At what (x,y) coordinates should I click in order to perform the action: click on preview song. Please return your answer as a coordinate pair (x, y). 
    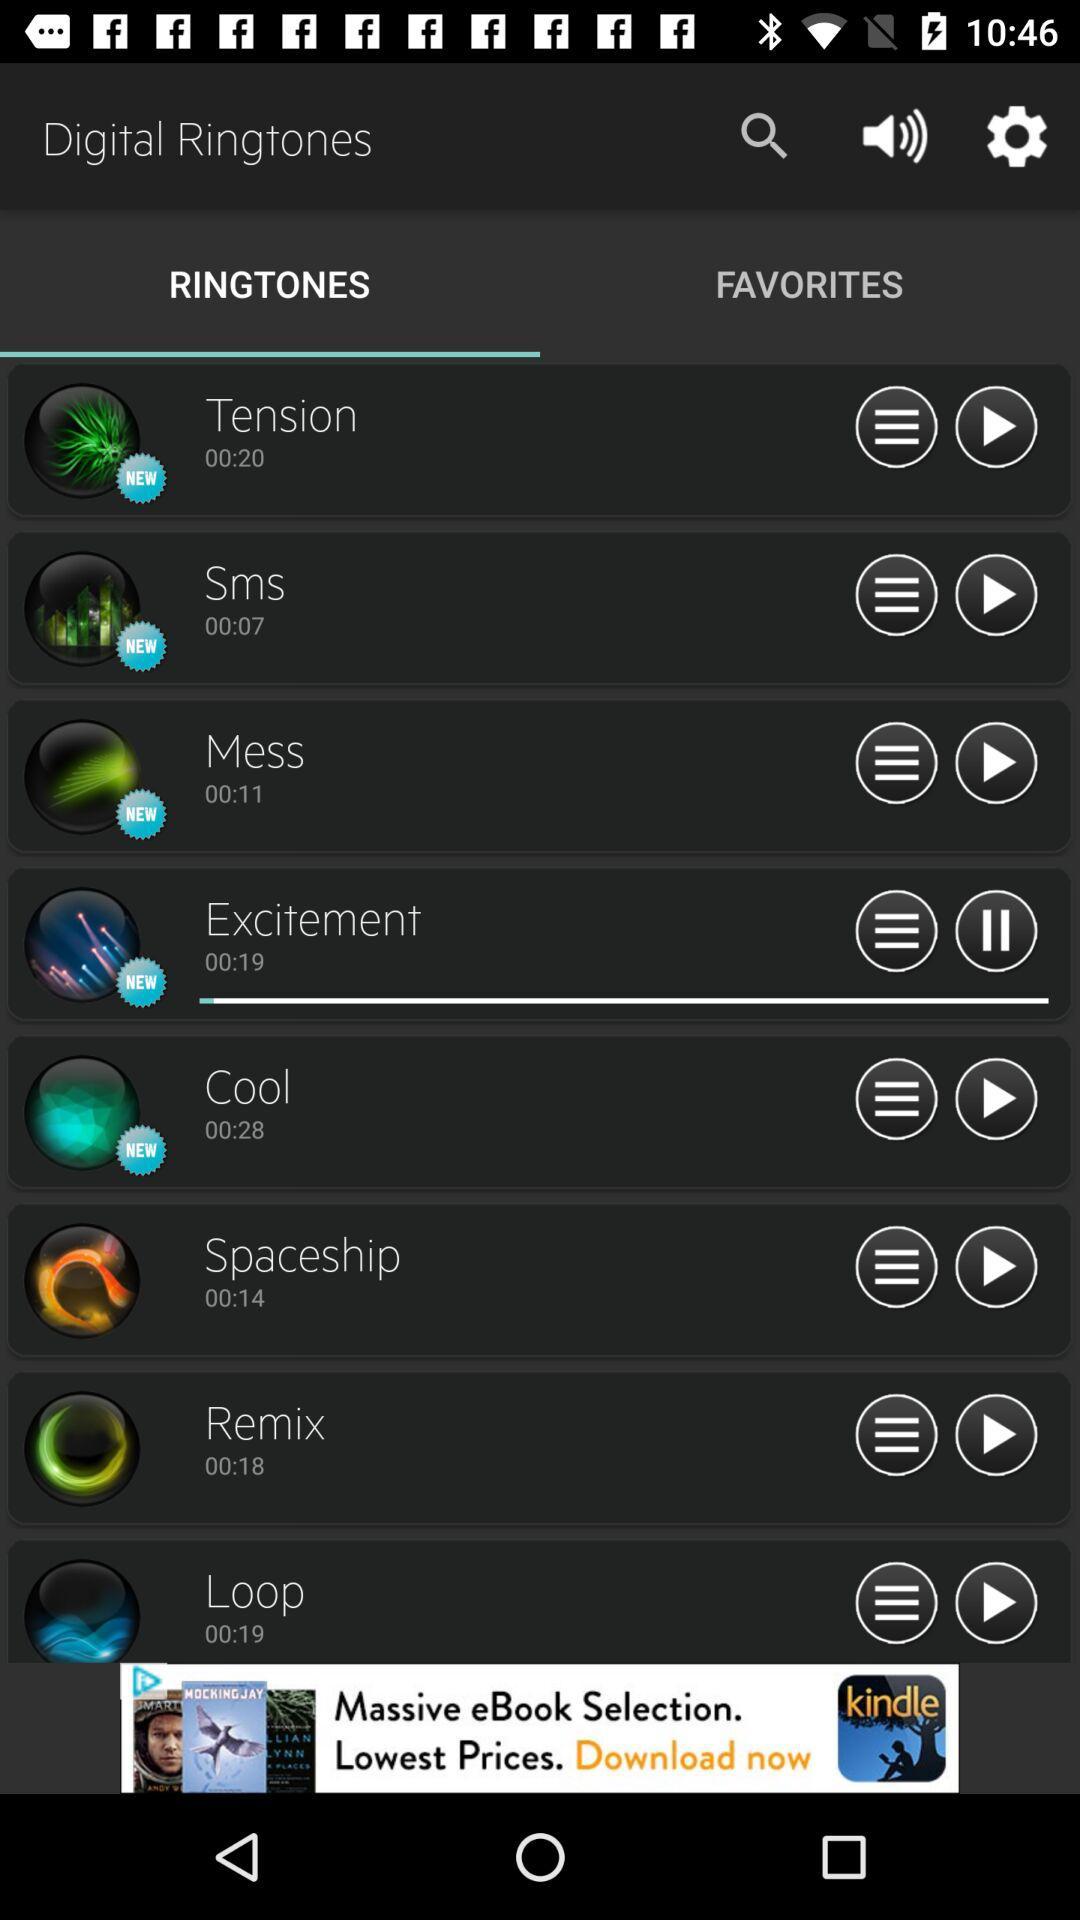
    Looking at the image, I should click on (80, 944).